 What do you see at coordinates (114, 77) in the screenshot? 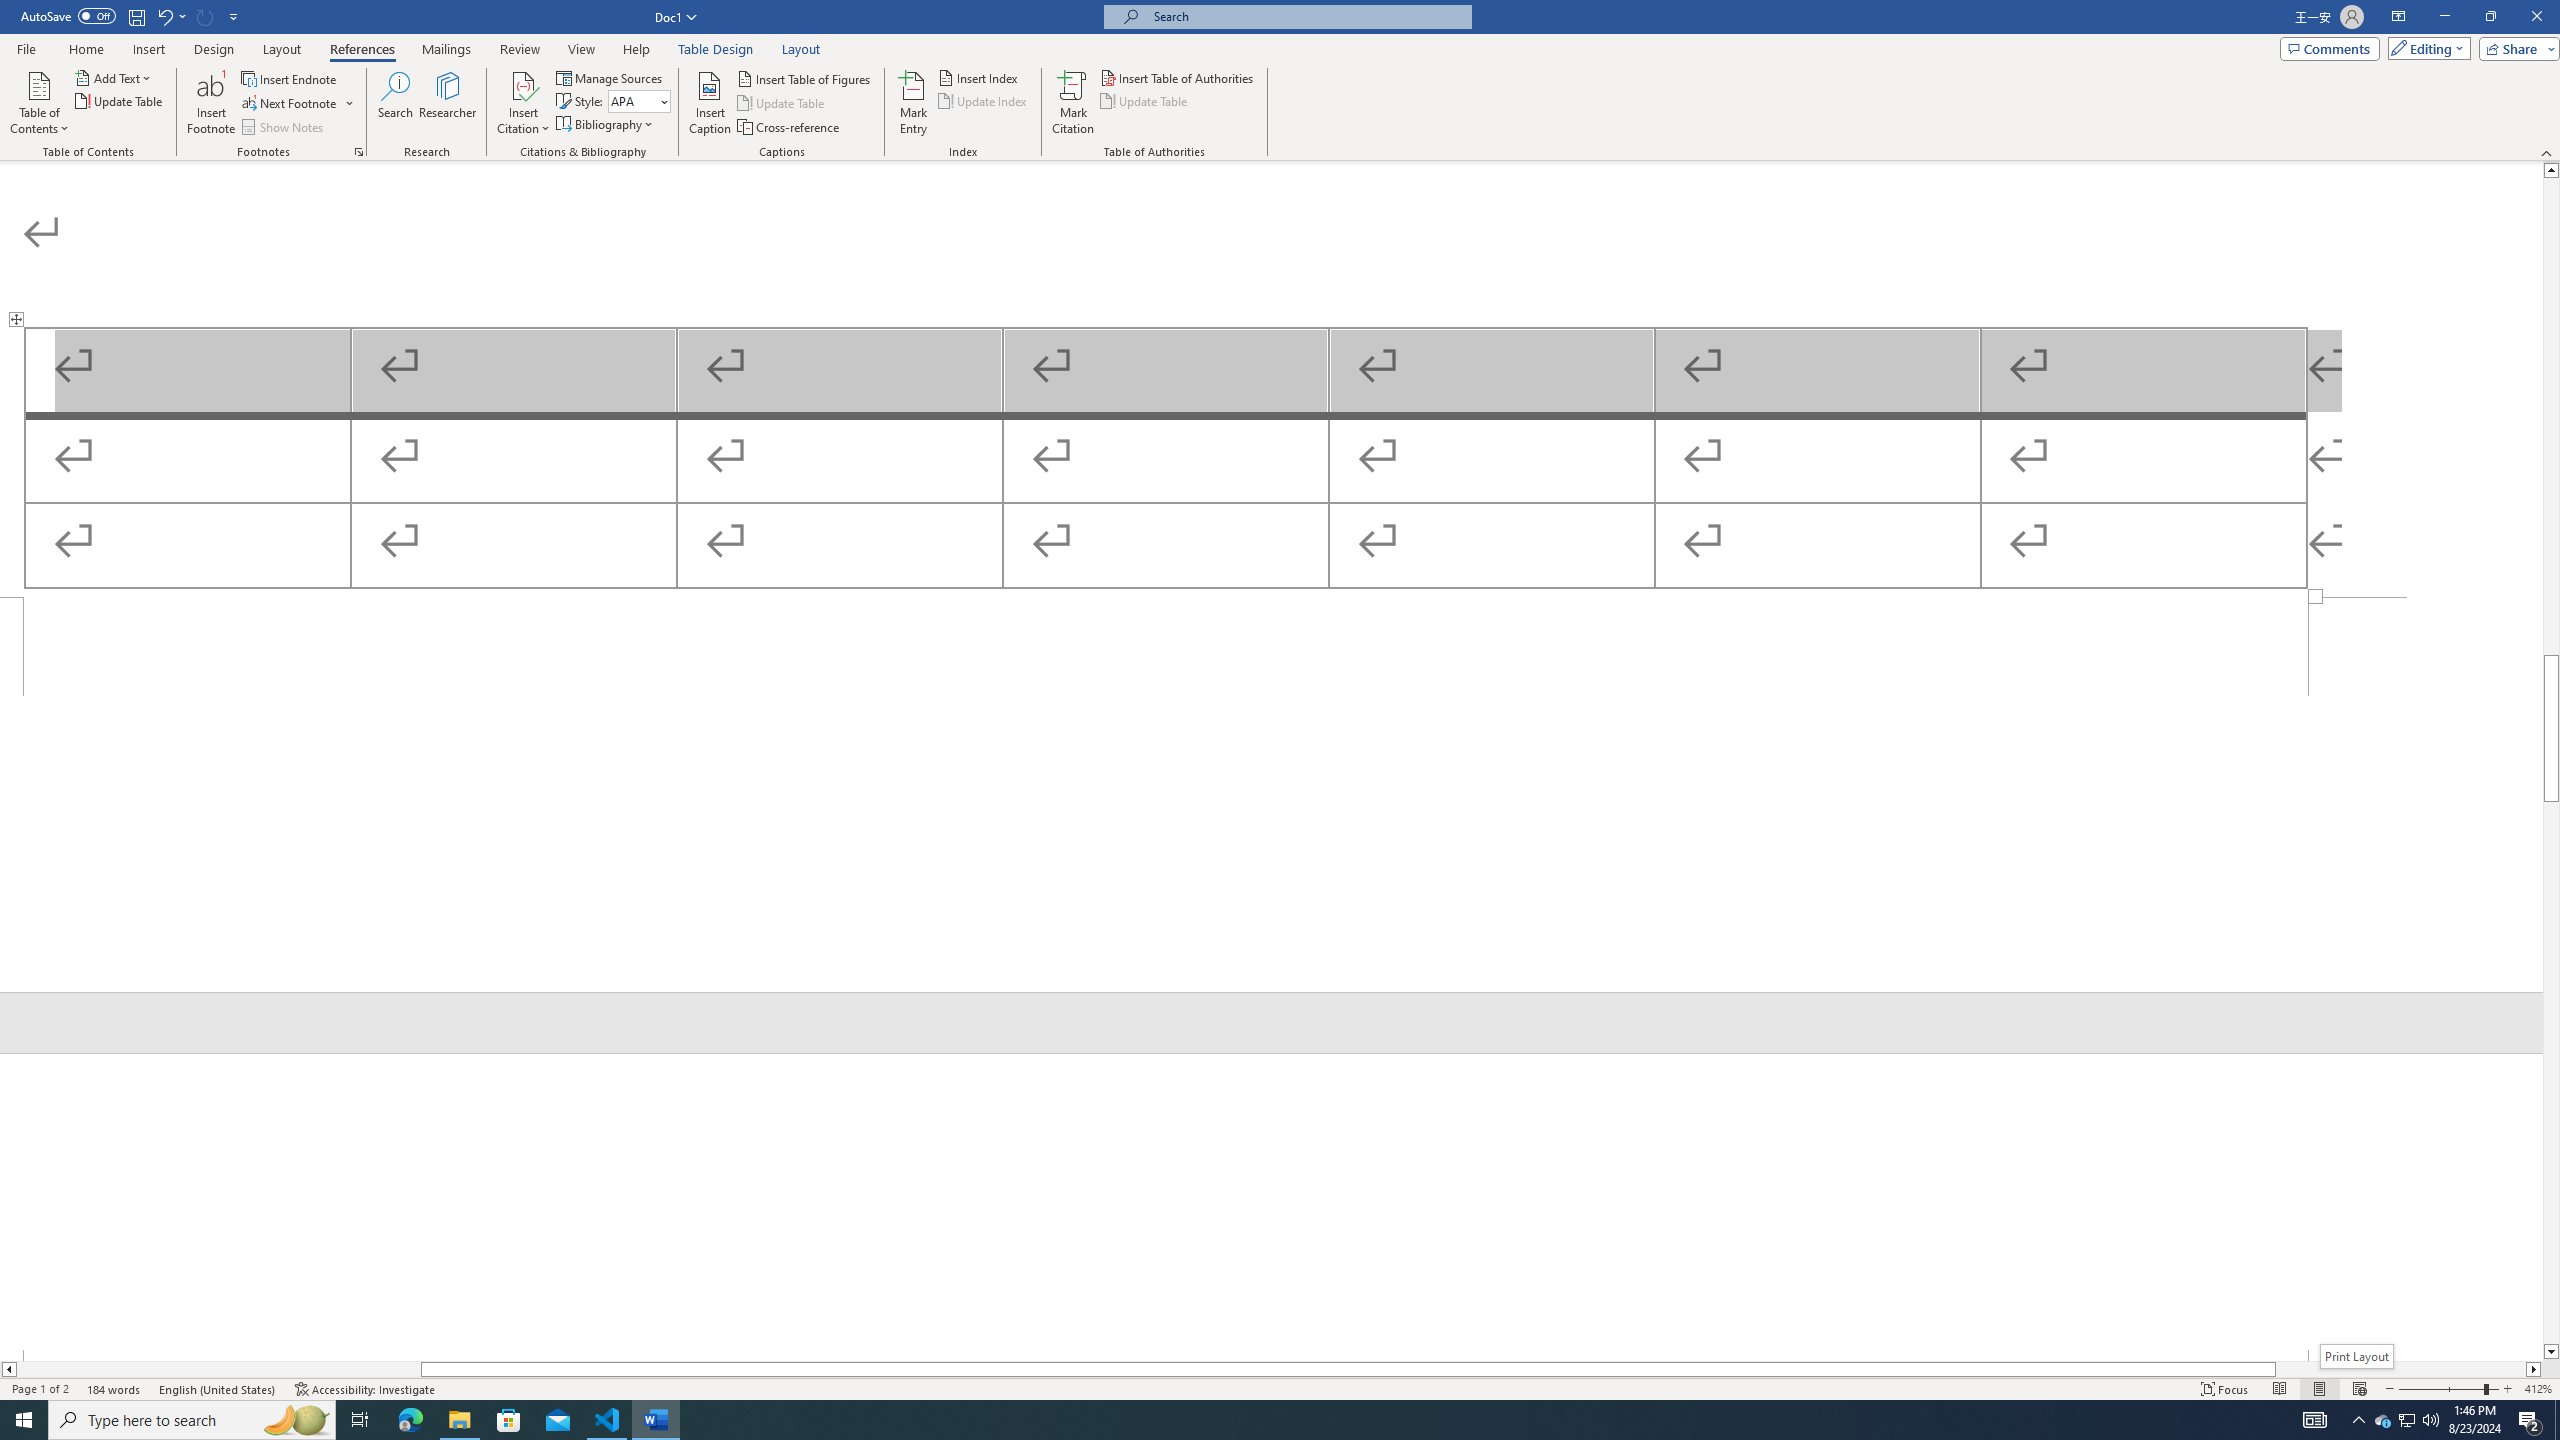
I see `'Add Text'` at bounding box center [114, 77].